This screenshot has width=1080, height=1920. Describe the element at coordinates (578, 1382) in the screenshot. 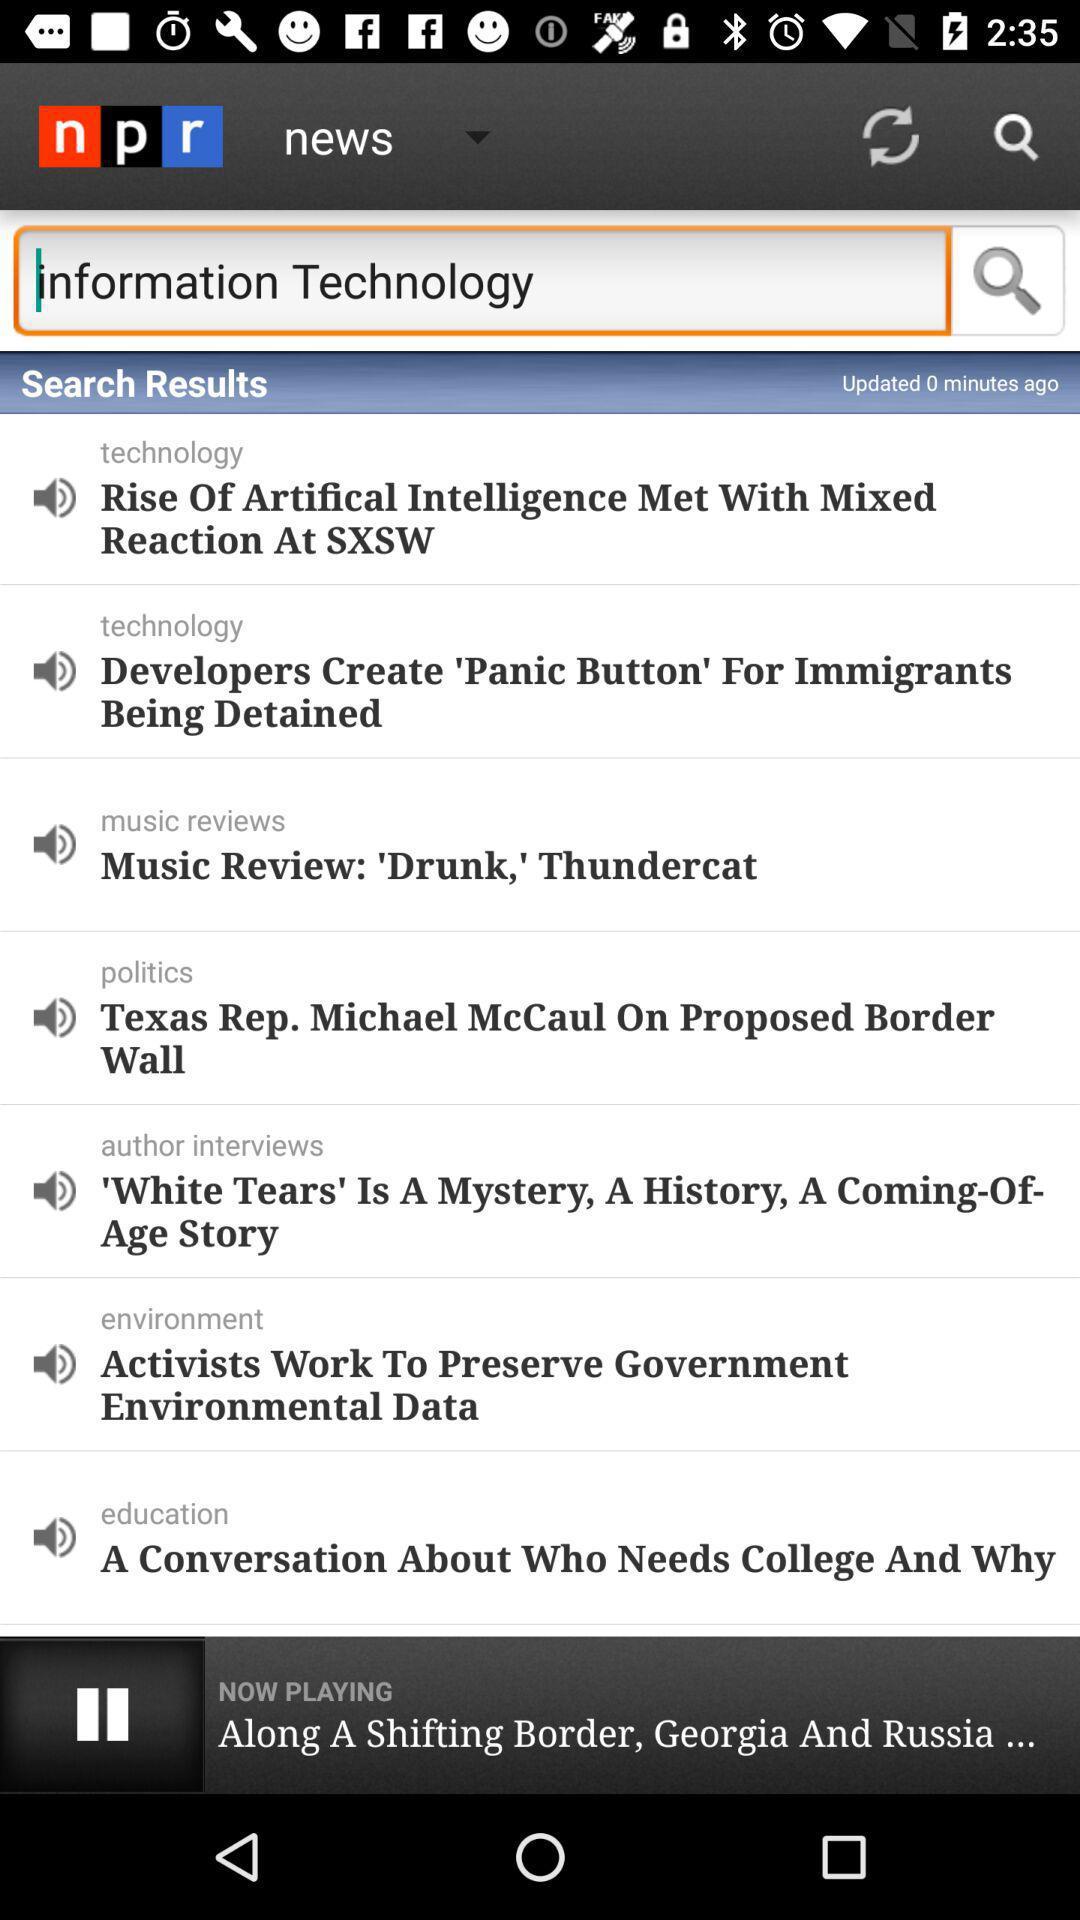

I see `the activists work to` at that location.